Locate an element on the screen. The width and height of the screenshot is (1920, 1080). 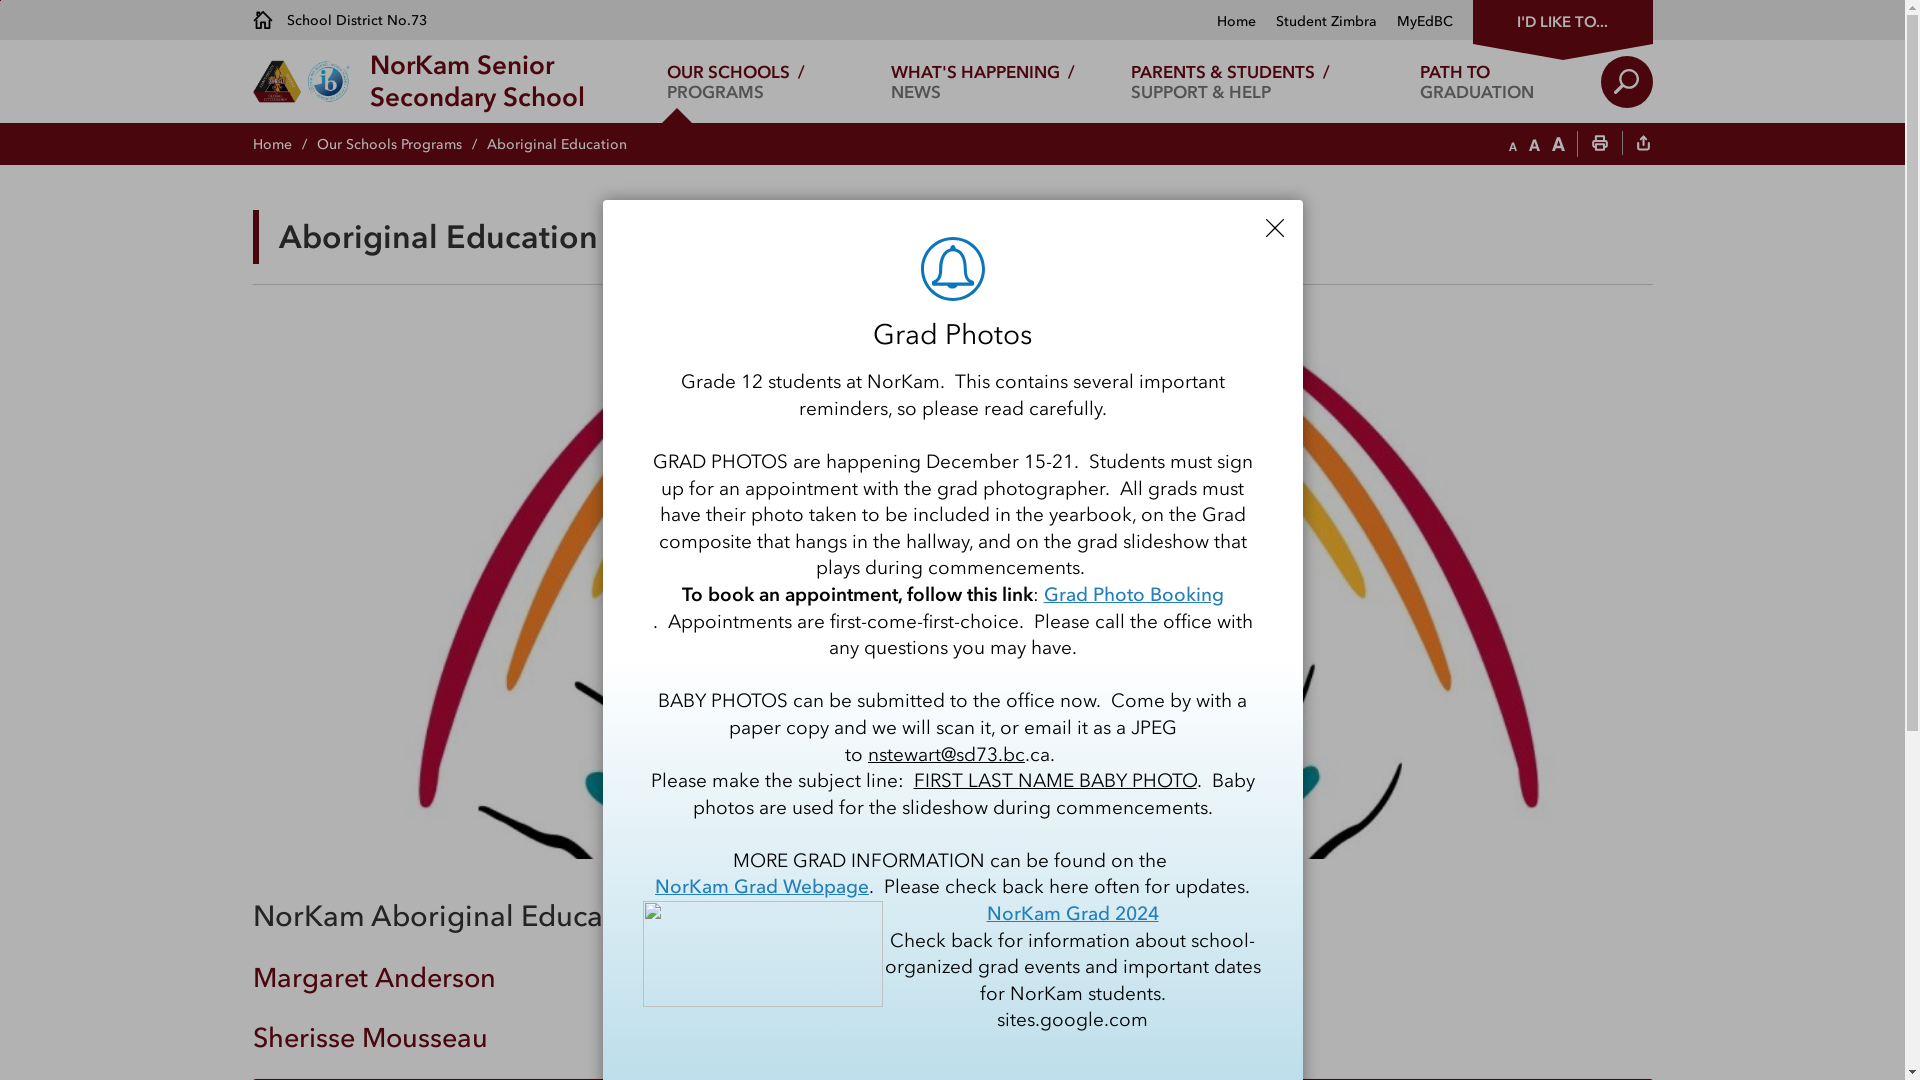
'NorKam Grad Webpage' is located at coordinates (761, 886).